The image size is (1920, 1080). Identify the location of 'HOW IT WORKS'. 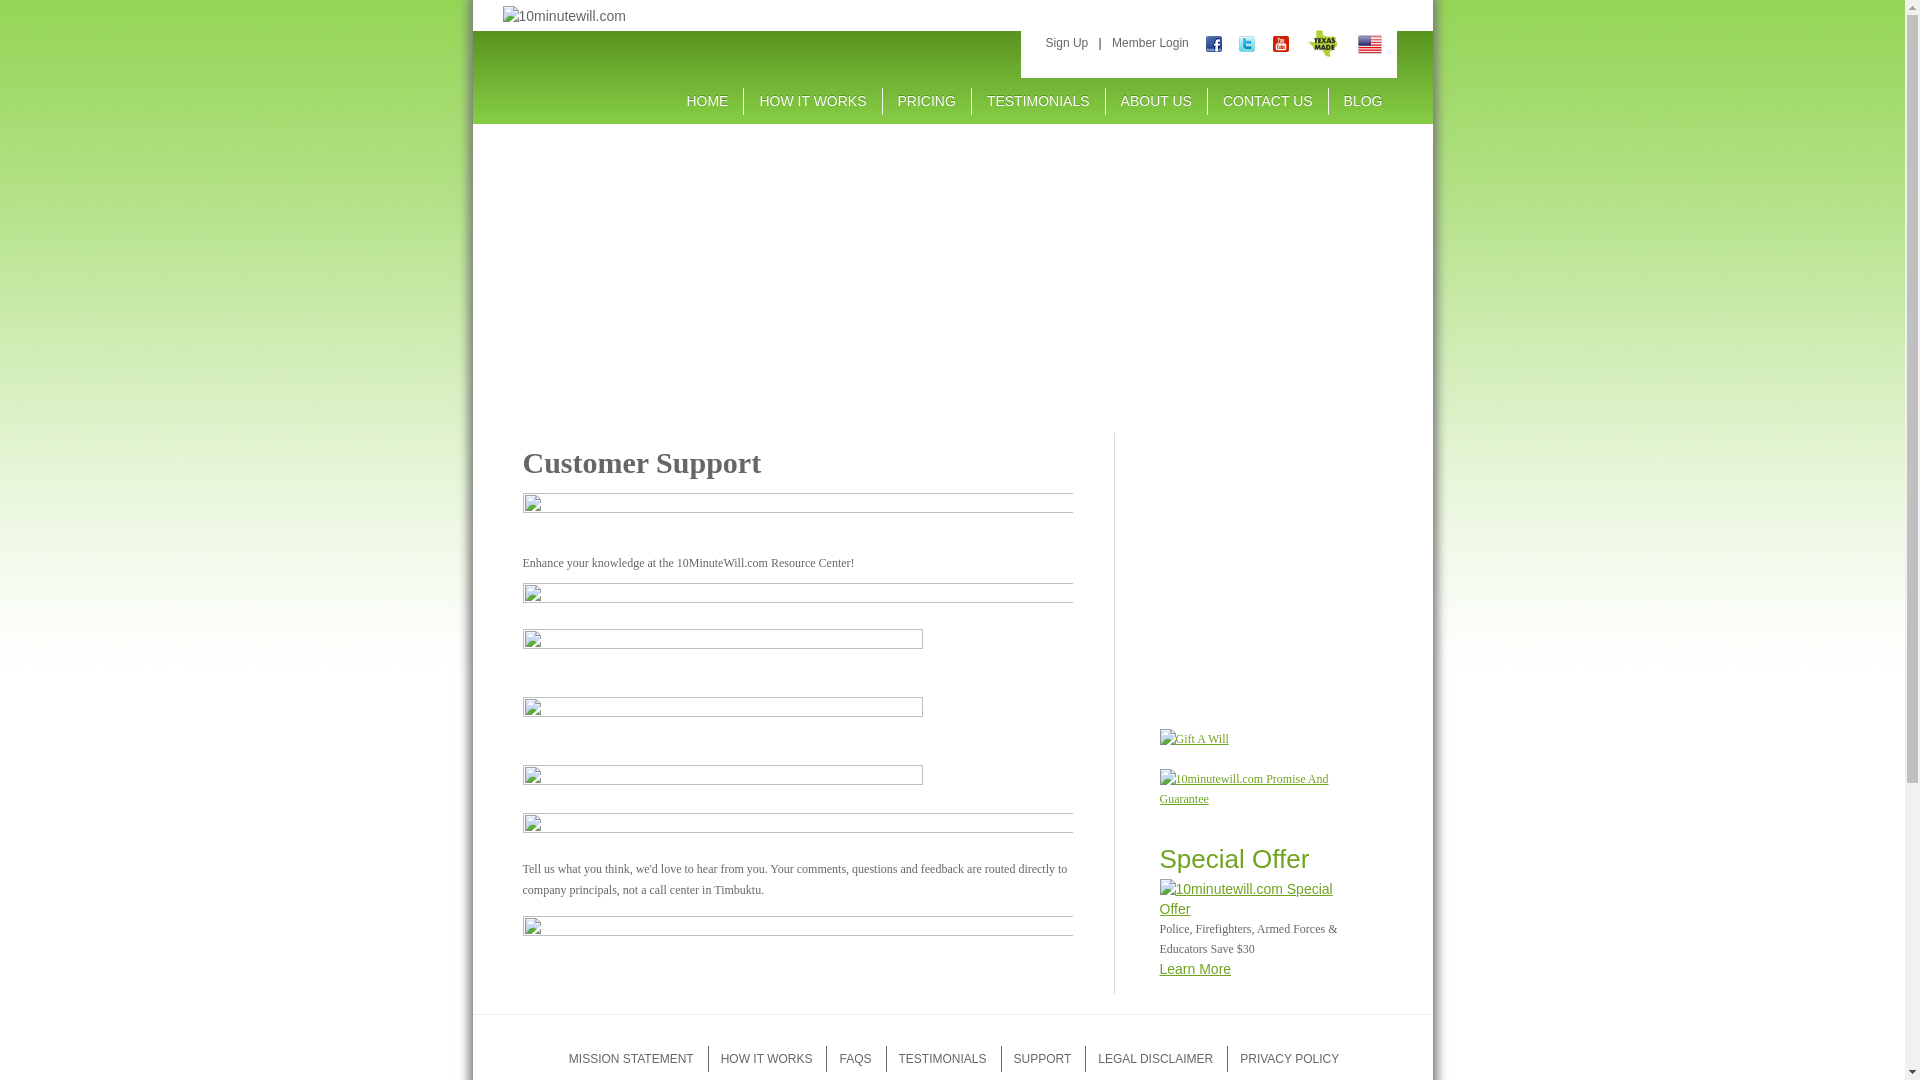
(766, 1058).